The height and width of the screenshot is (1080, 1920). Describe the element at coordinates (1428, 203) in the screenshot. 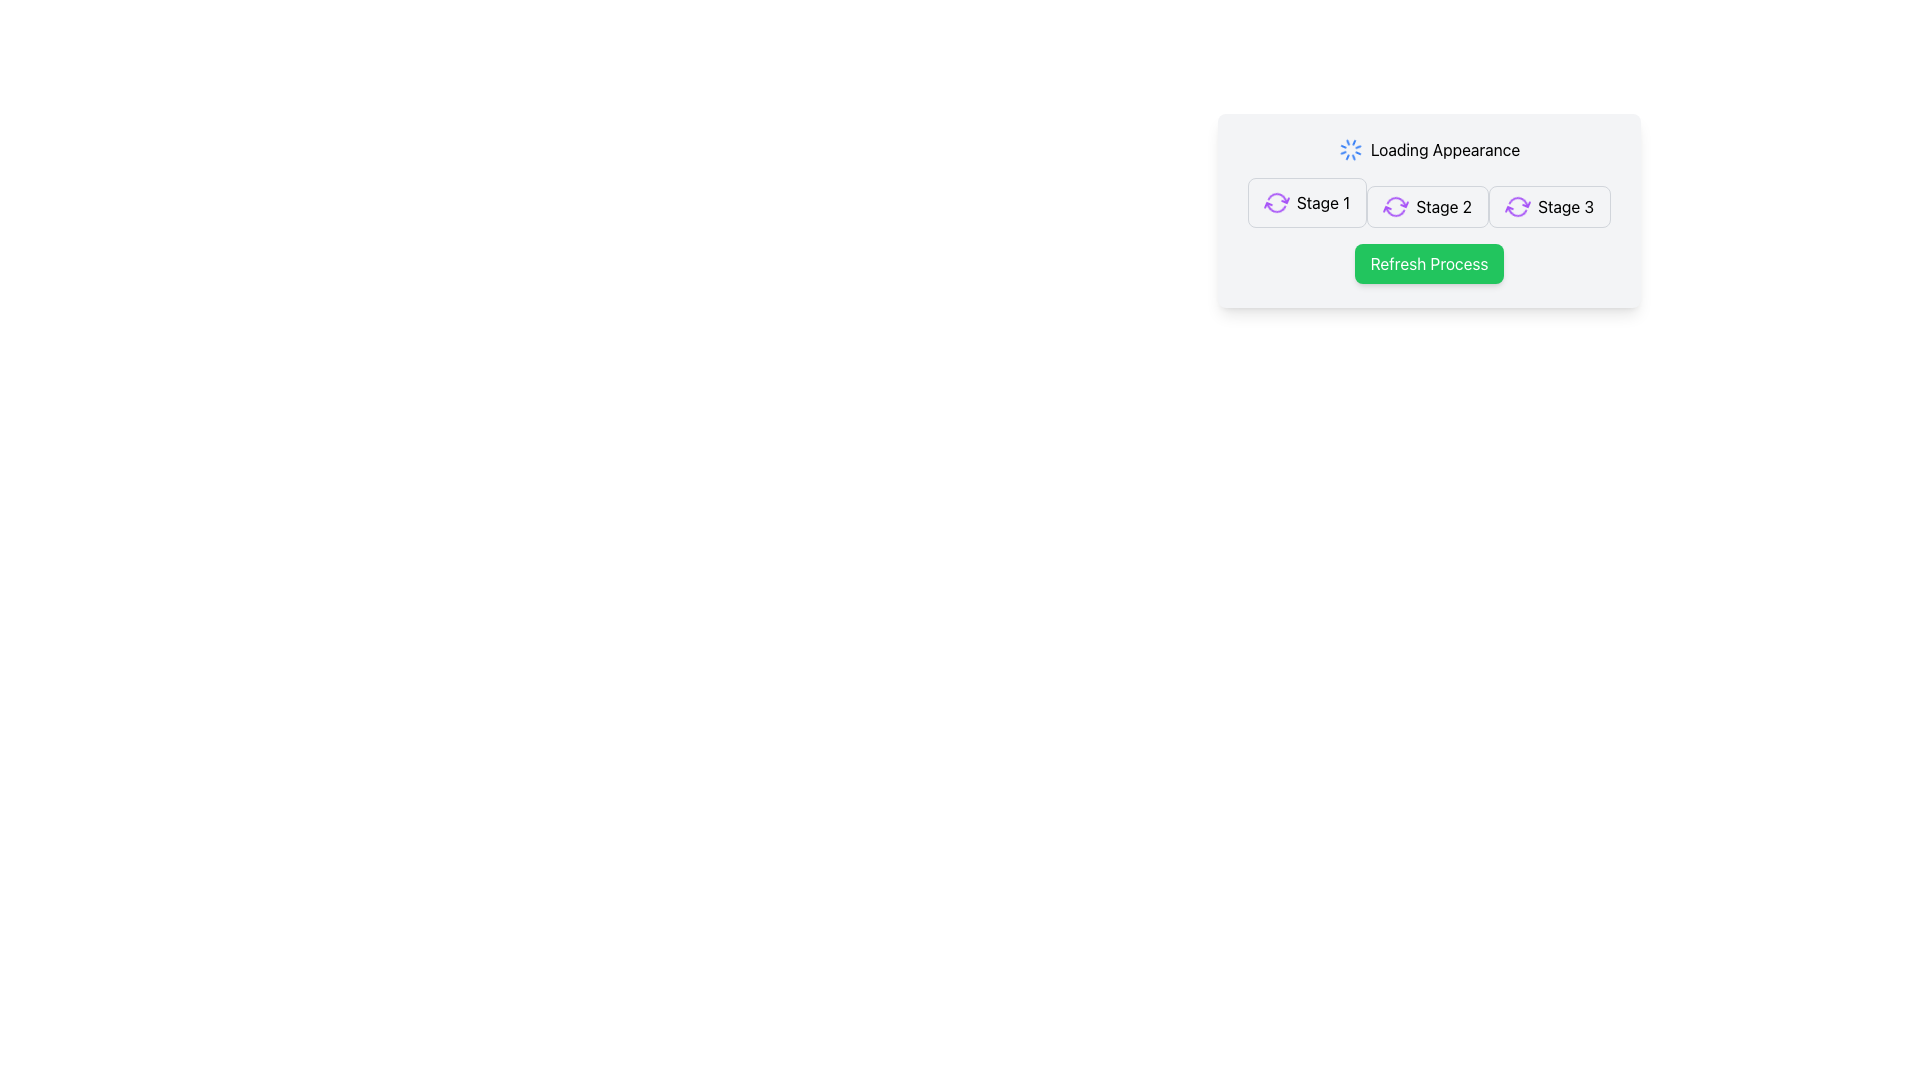

I see `the second stage button within the process representation` at that location.